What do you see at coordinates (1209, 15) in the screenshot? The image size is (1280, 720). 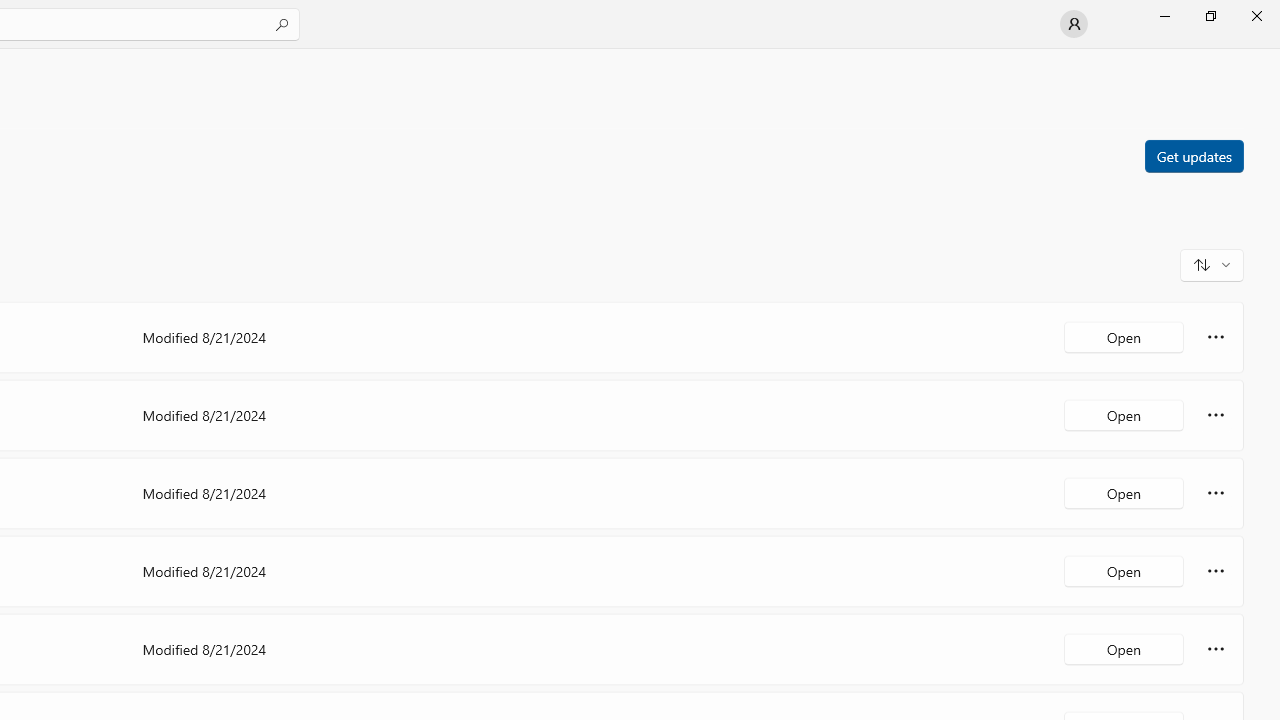 I see `'Restore Microsoft Store'` at bounding box center [1209, 15].